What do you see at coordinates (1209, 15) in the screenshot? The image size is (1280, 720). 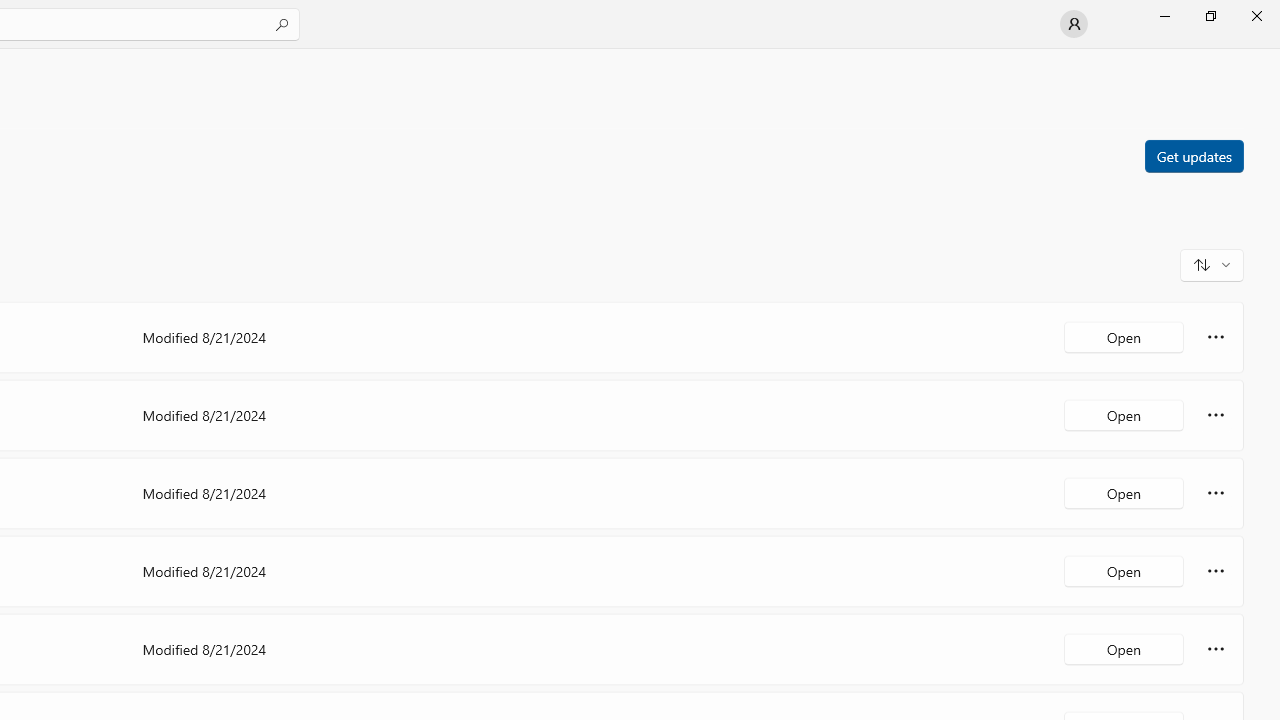 I see `'Restore Microsoft Store'` at bounding box center [1209, 15].